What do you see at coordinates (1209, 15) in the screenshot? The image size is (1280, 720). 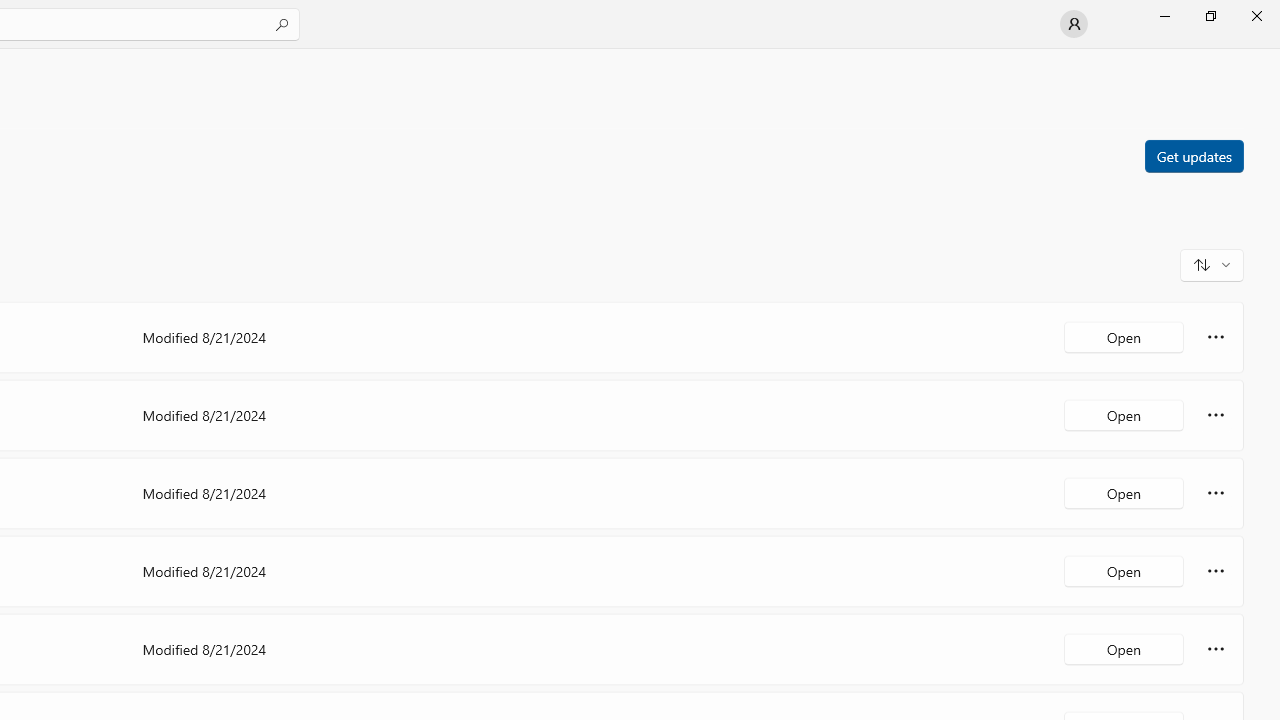 I see `'Restore Microsoft Store'` at bounding box center [1209, 15].